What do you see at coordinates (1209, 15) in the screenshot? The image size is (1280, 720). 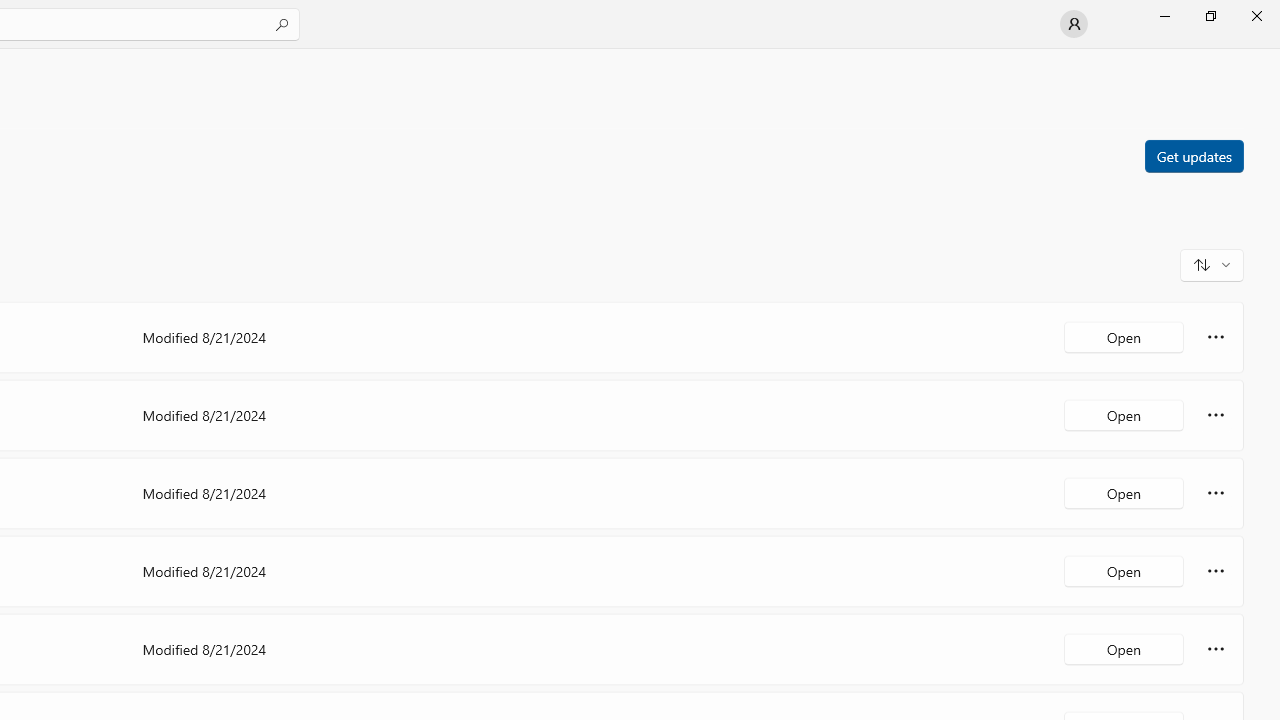 I see `'Restore Microsoft Store'` at bounding box center [1209, 15].